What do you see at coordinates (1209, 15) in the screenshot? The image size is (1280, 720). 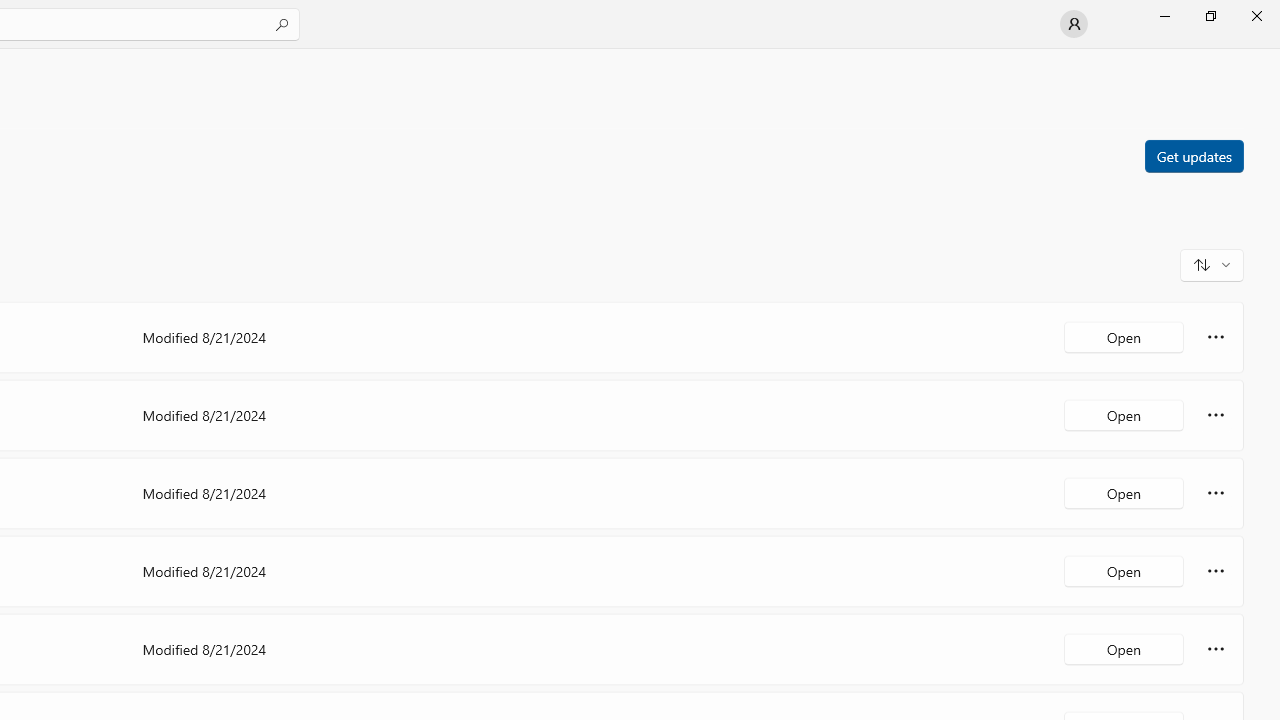 I see `'Restore Microsoft Store'` at bounding box center [1209, 15].